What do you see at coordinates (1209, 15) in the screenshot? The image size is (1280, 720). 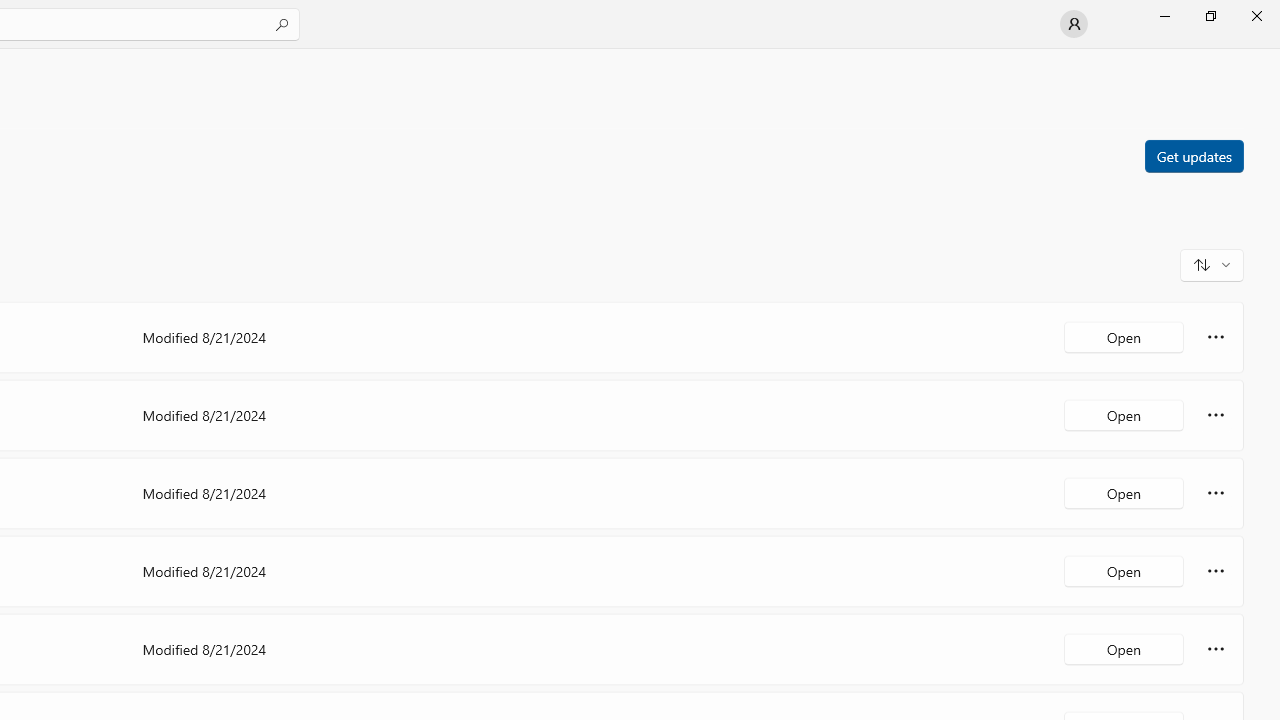 I see `'Restore Microsoft Store'` at bounding box center [1209, 15].